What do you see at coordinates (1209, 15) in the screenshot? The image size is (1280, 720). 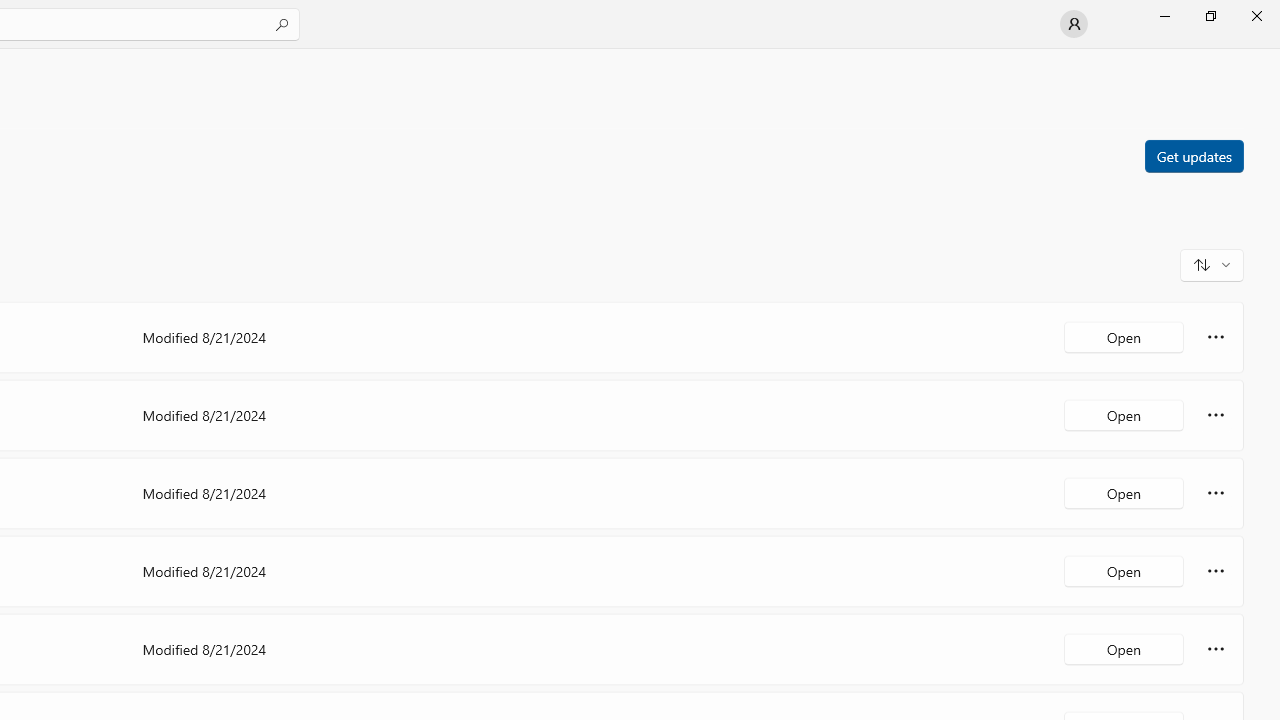 I see `'Restore Microsoft Store'` at bounding box center [1209, 15].